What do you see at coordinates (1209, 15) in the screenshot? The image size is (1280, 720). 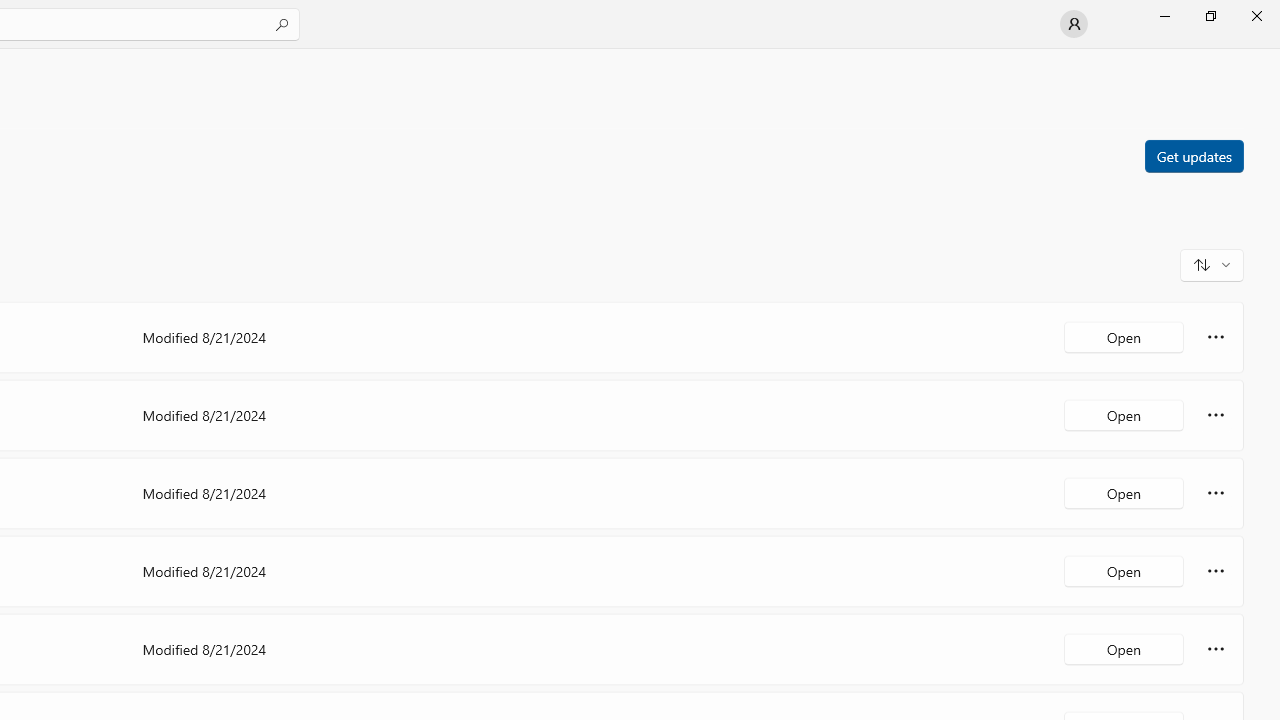 I see `'Restore Microsoft Store'` at bounding box center [1209, 15].